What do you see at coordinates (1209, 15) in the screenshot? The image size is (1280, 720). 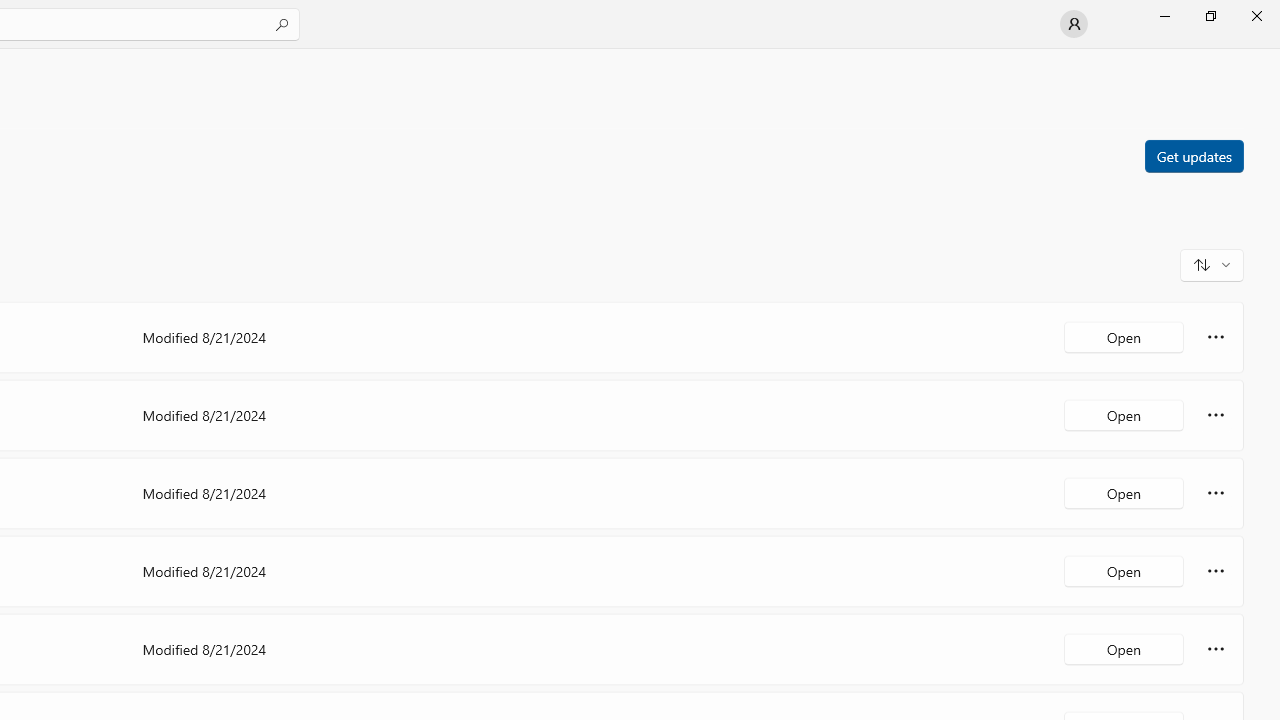 I see `'Restore Microsoft Store'` at bounding box center [1209, 15].